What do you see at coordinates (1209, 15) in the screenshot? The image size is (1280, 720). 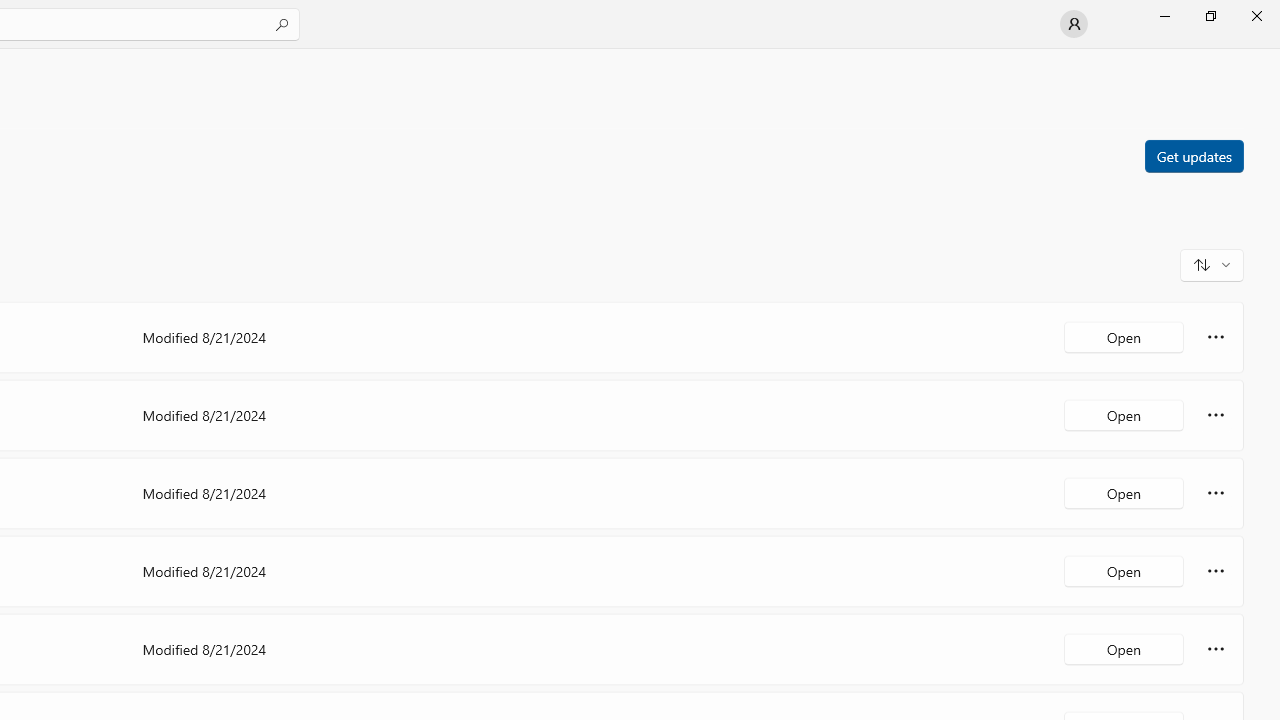 I see `'Restore Microsoft Store'` at bounding box center [1209, 15].